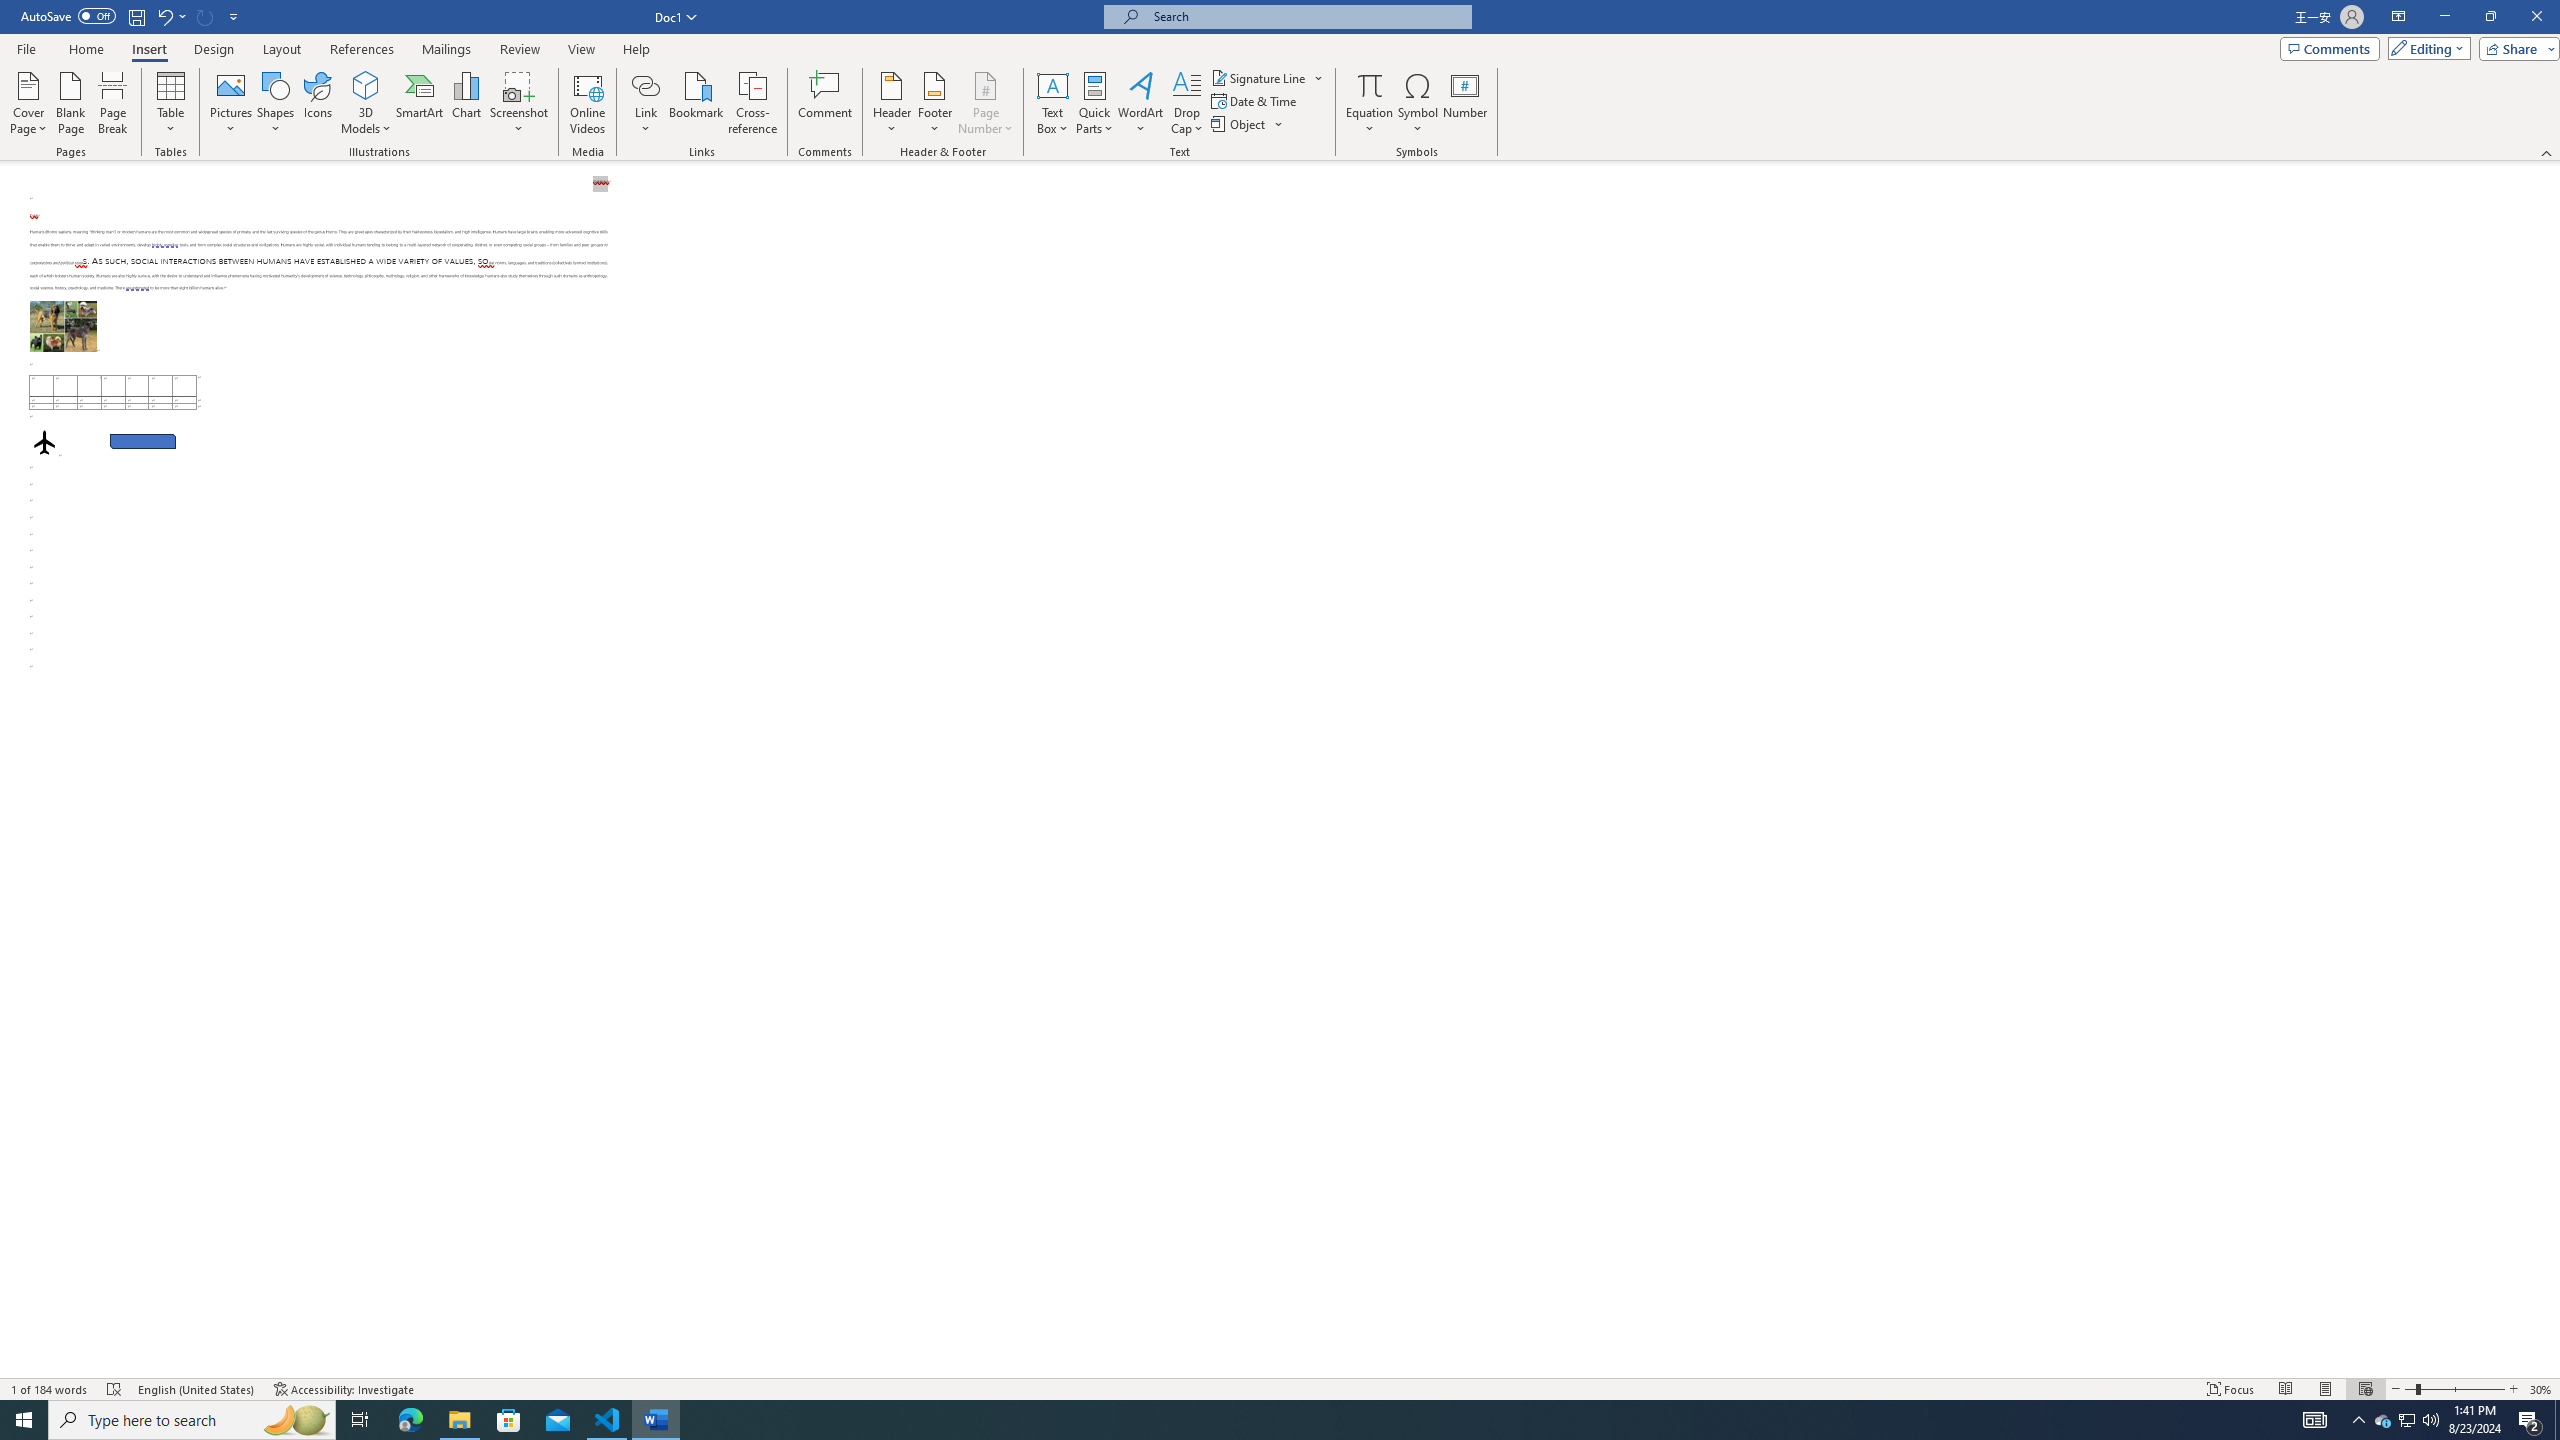 This screenshot has width=2560, height=1440. What do you see at coordinates (231, 103) in the screenshot?
I see `'Pictures'` at bounding box center [231, 103].